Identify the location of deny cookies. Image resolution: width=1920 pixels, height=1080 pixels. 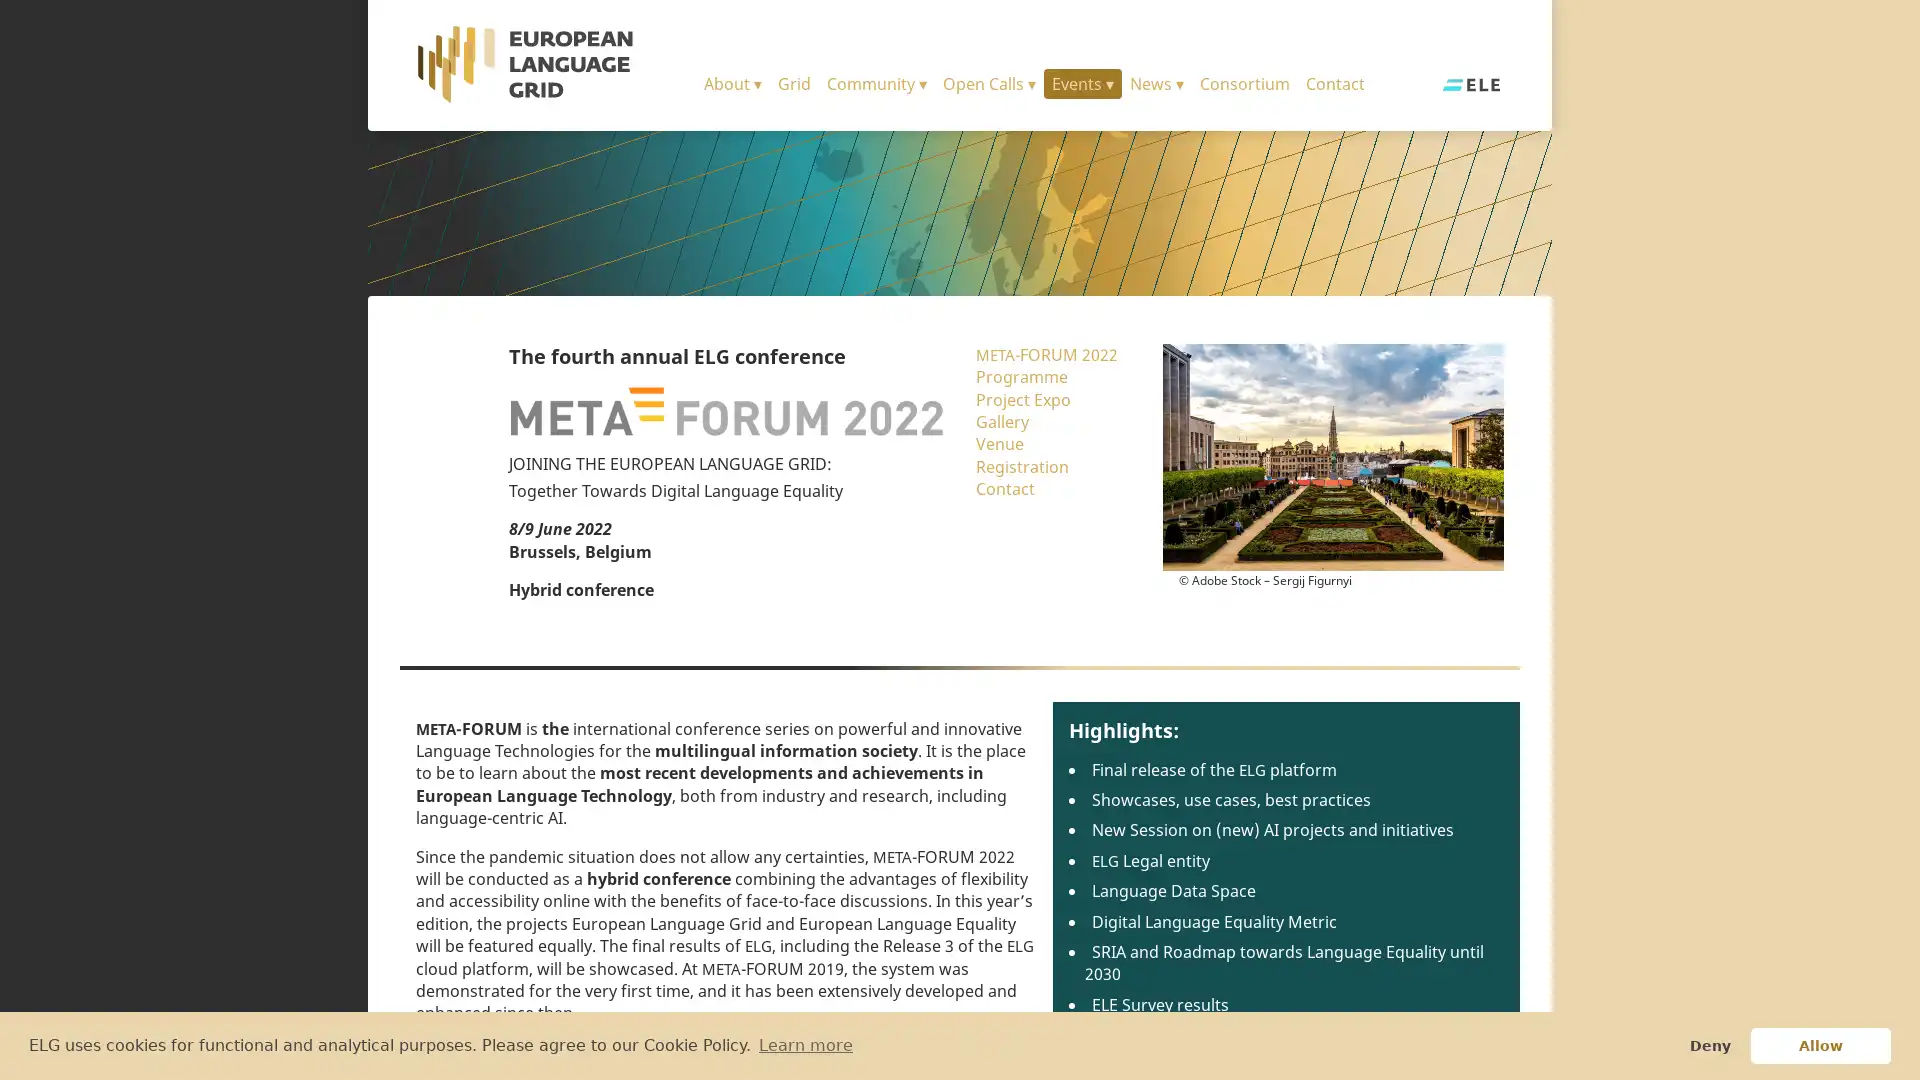
(1708, 1044).